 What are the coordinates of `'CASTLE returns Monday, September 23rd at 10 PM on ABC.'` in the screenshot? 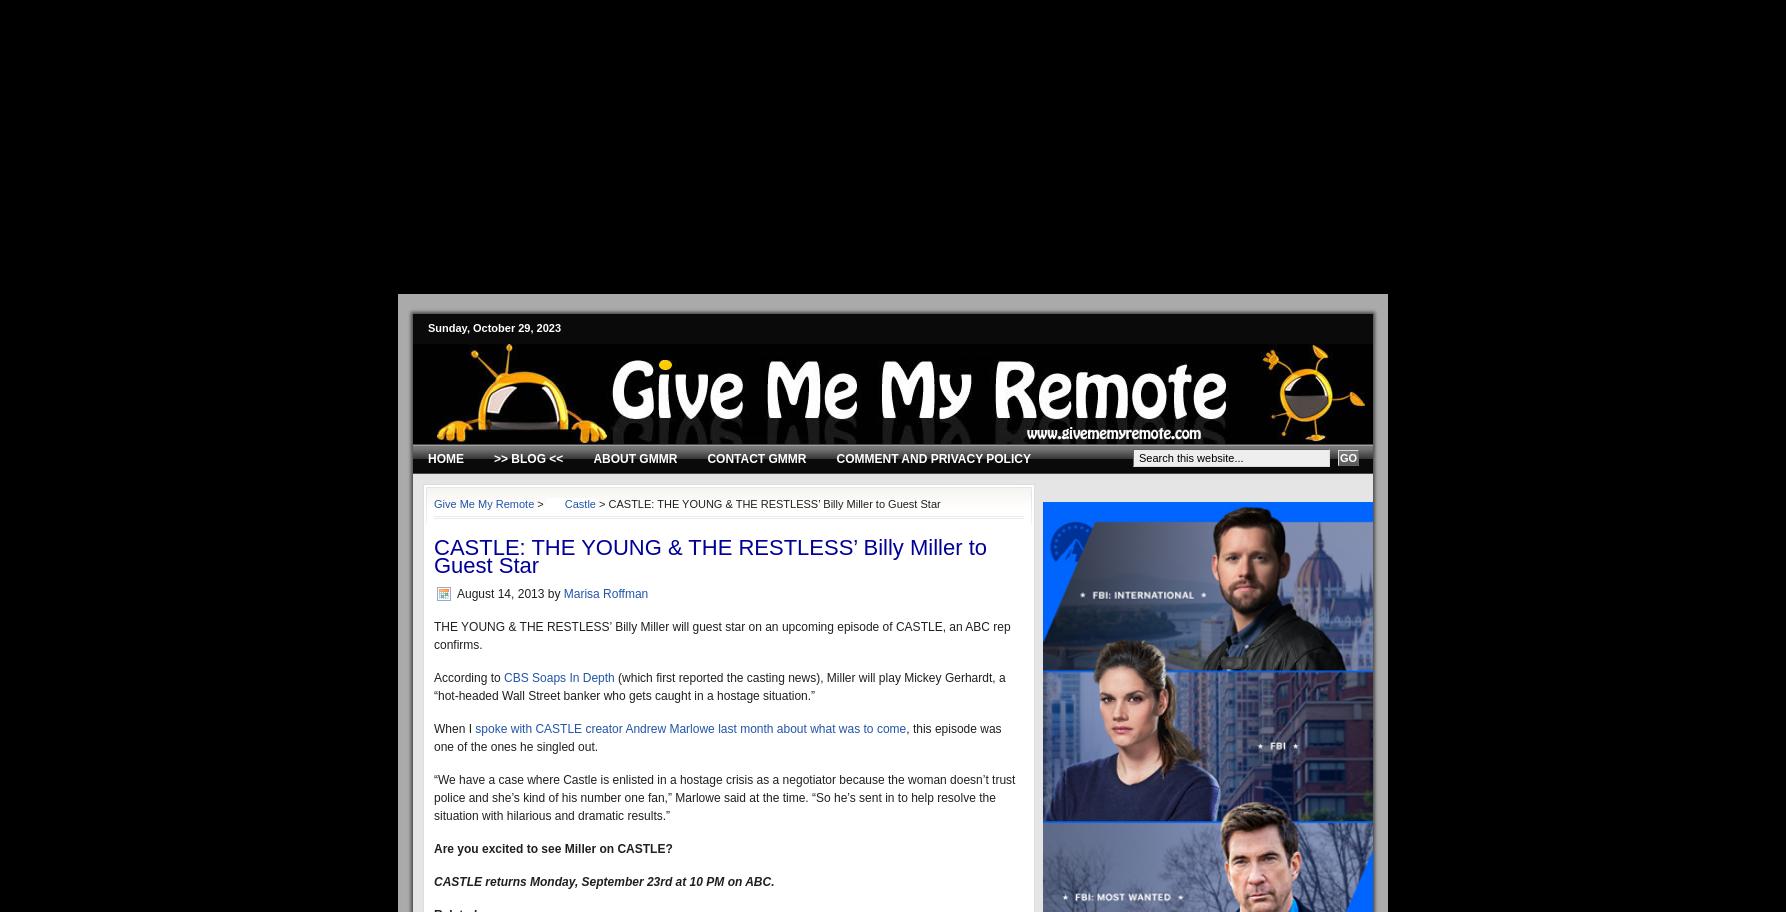 It's located at (433, 880).